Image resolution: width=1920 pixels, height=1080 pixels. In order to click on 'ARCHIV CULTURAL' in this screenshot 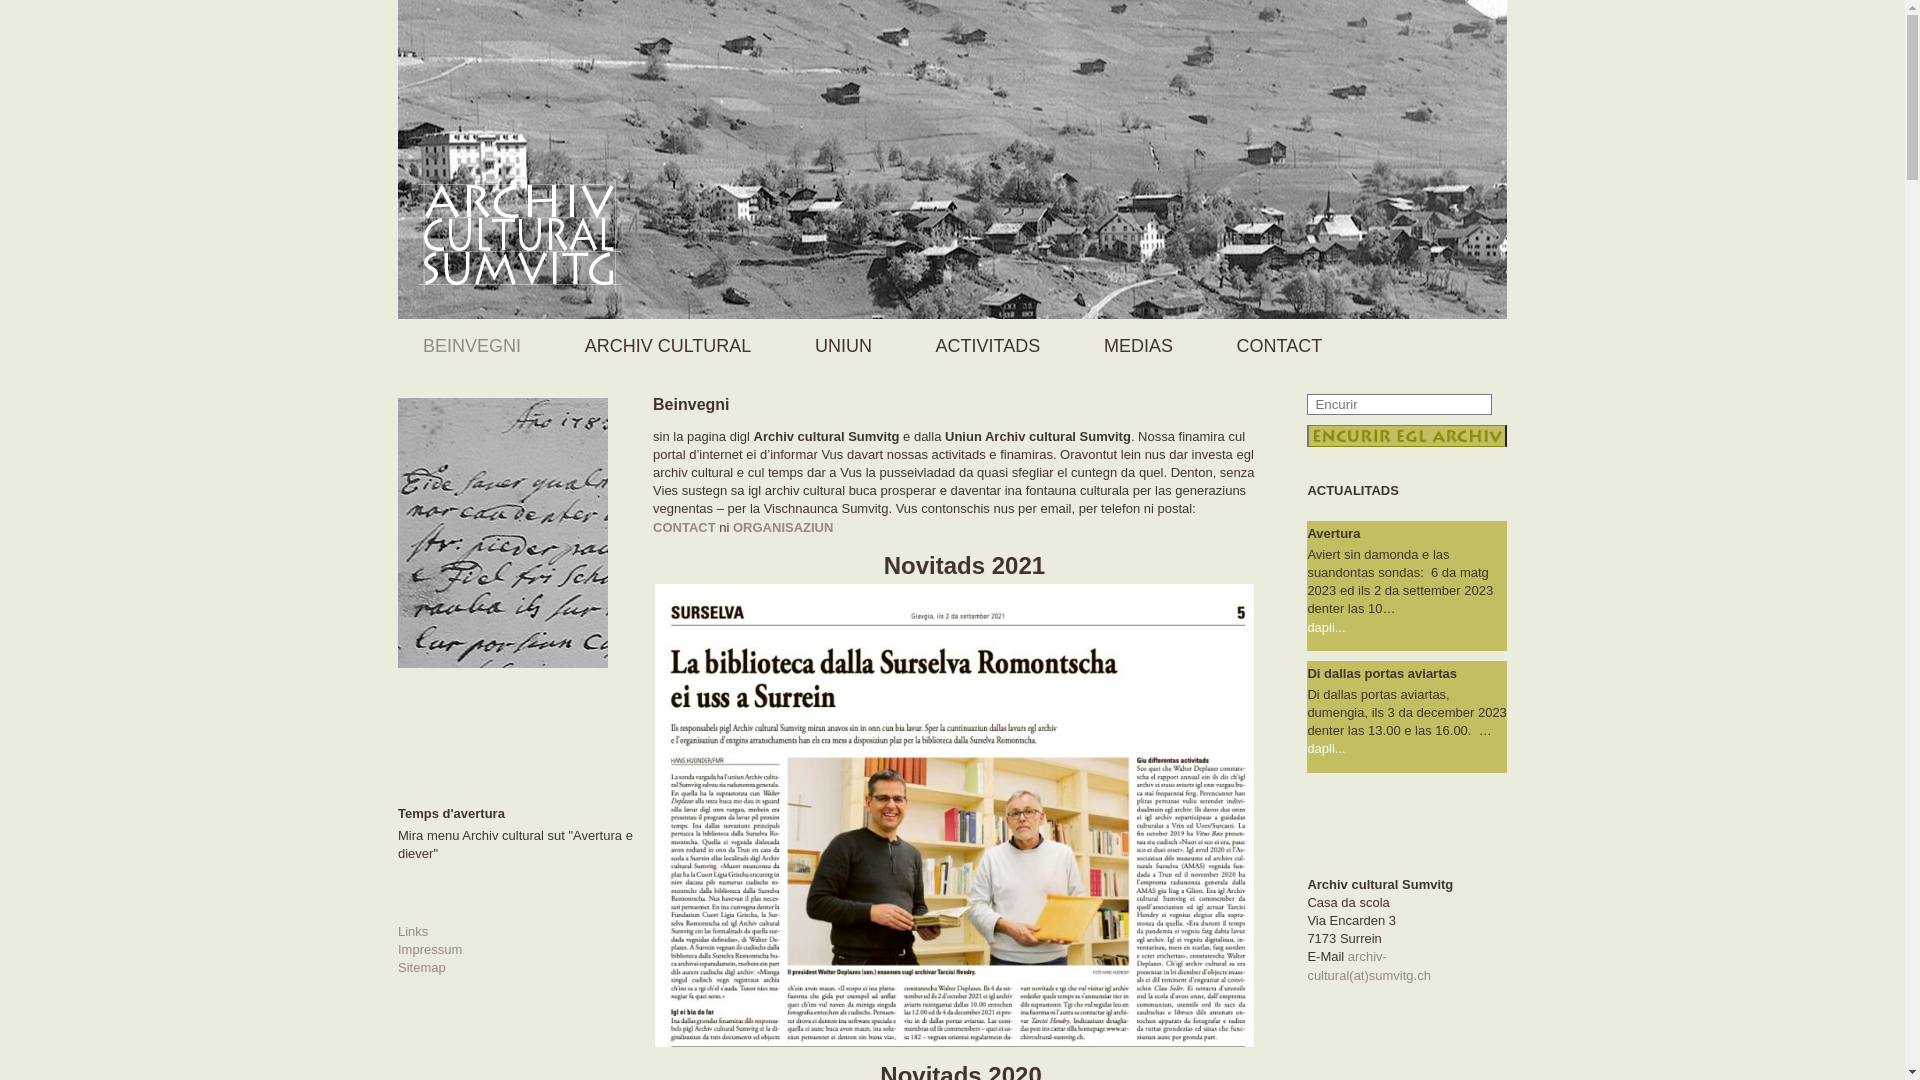, I will do `click(673, 345)`.